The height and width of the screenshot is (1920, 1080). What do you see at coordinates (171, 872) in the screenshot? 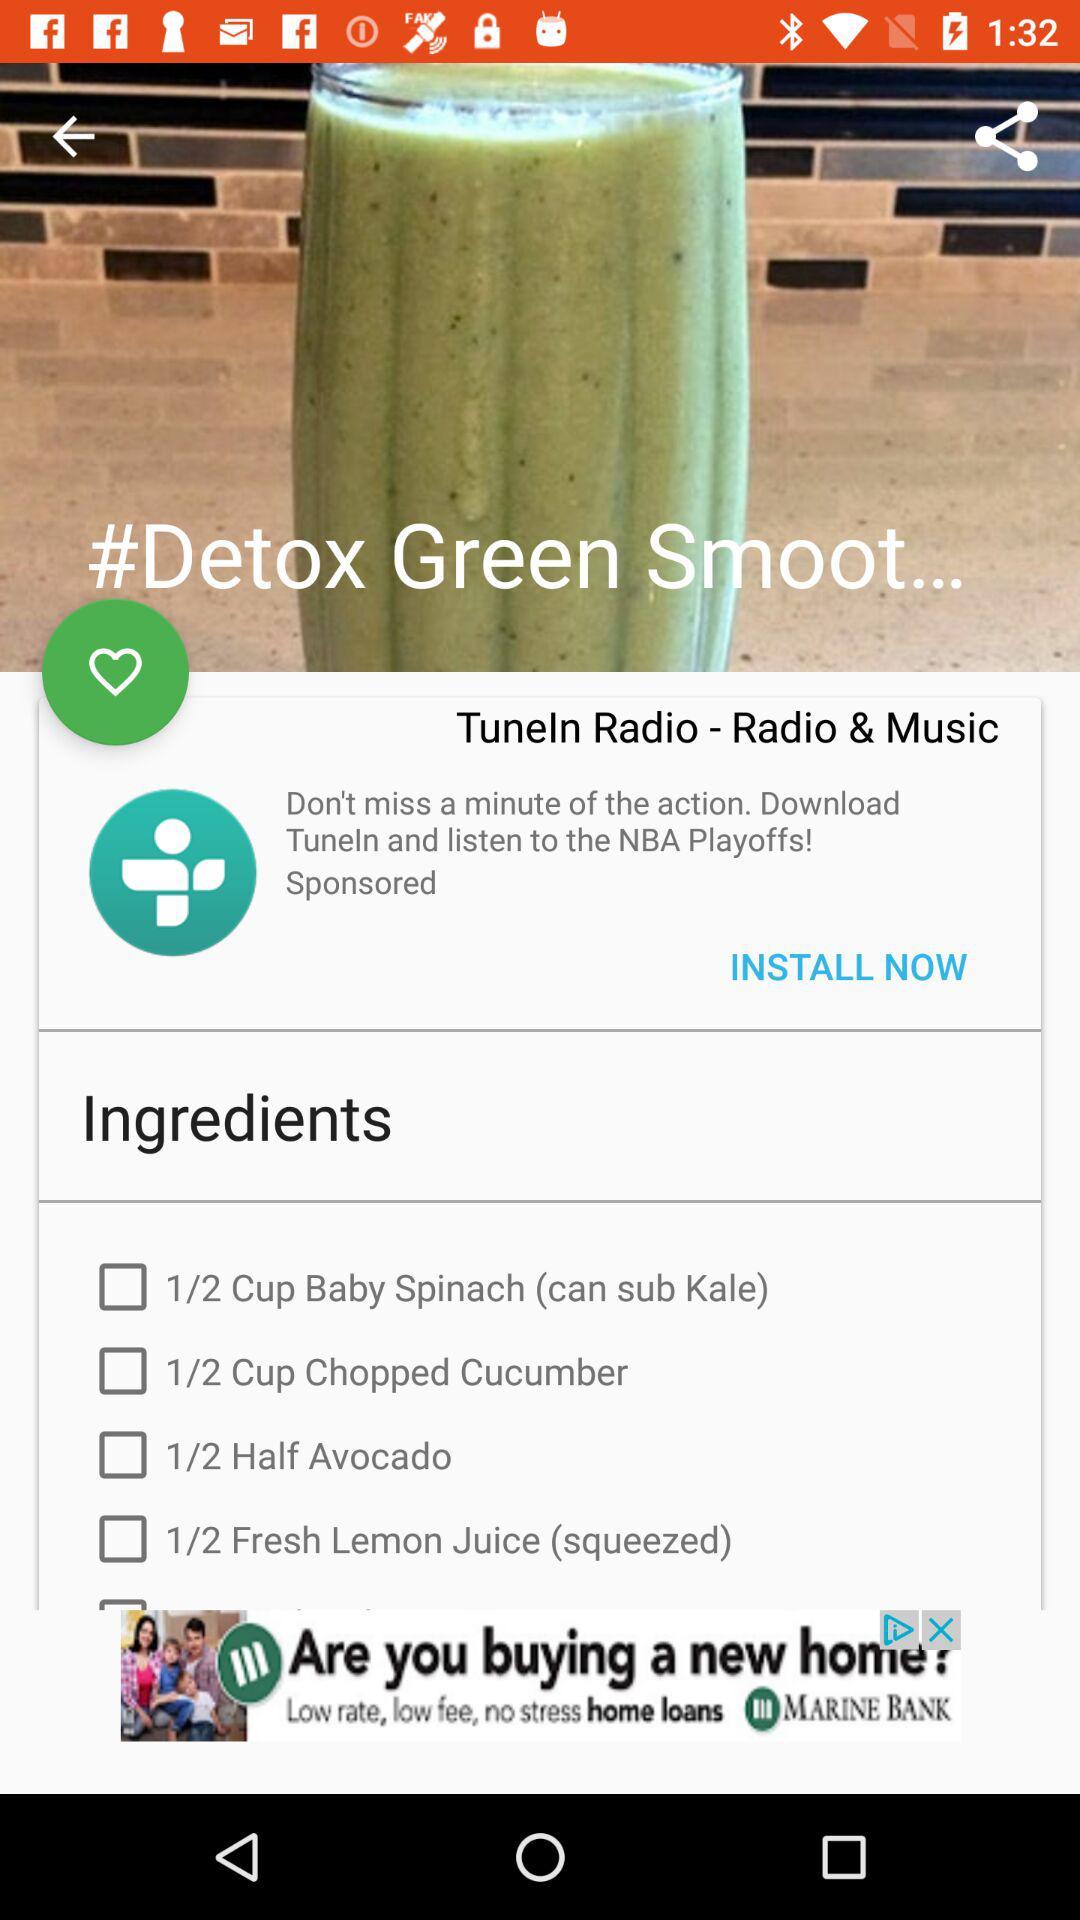
I see `symbol of sowtware` at bounding box center [171, 872].